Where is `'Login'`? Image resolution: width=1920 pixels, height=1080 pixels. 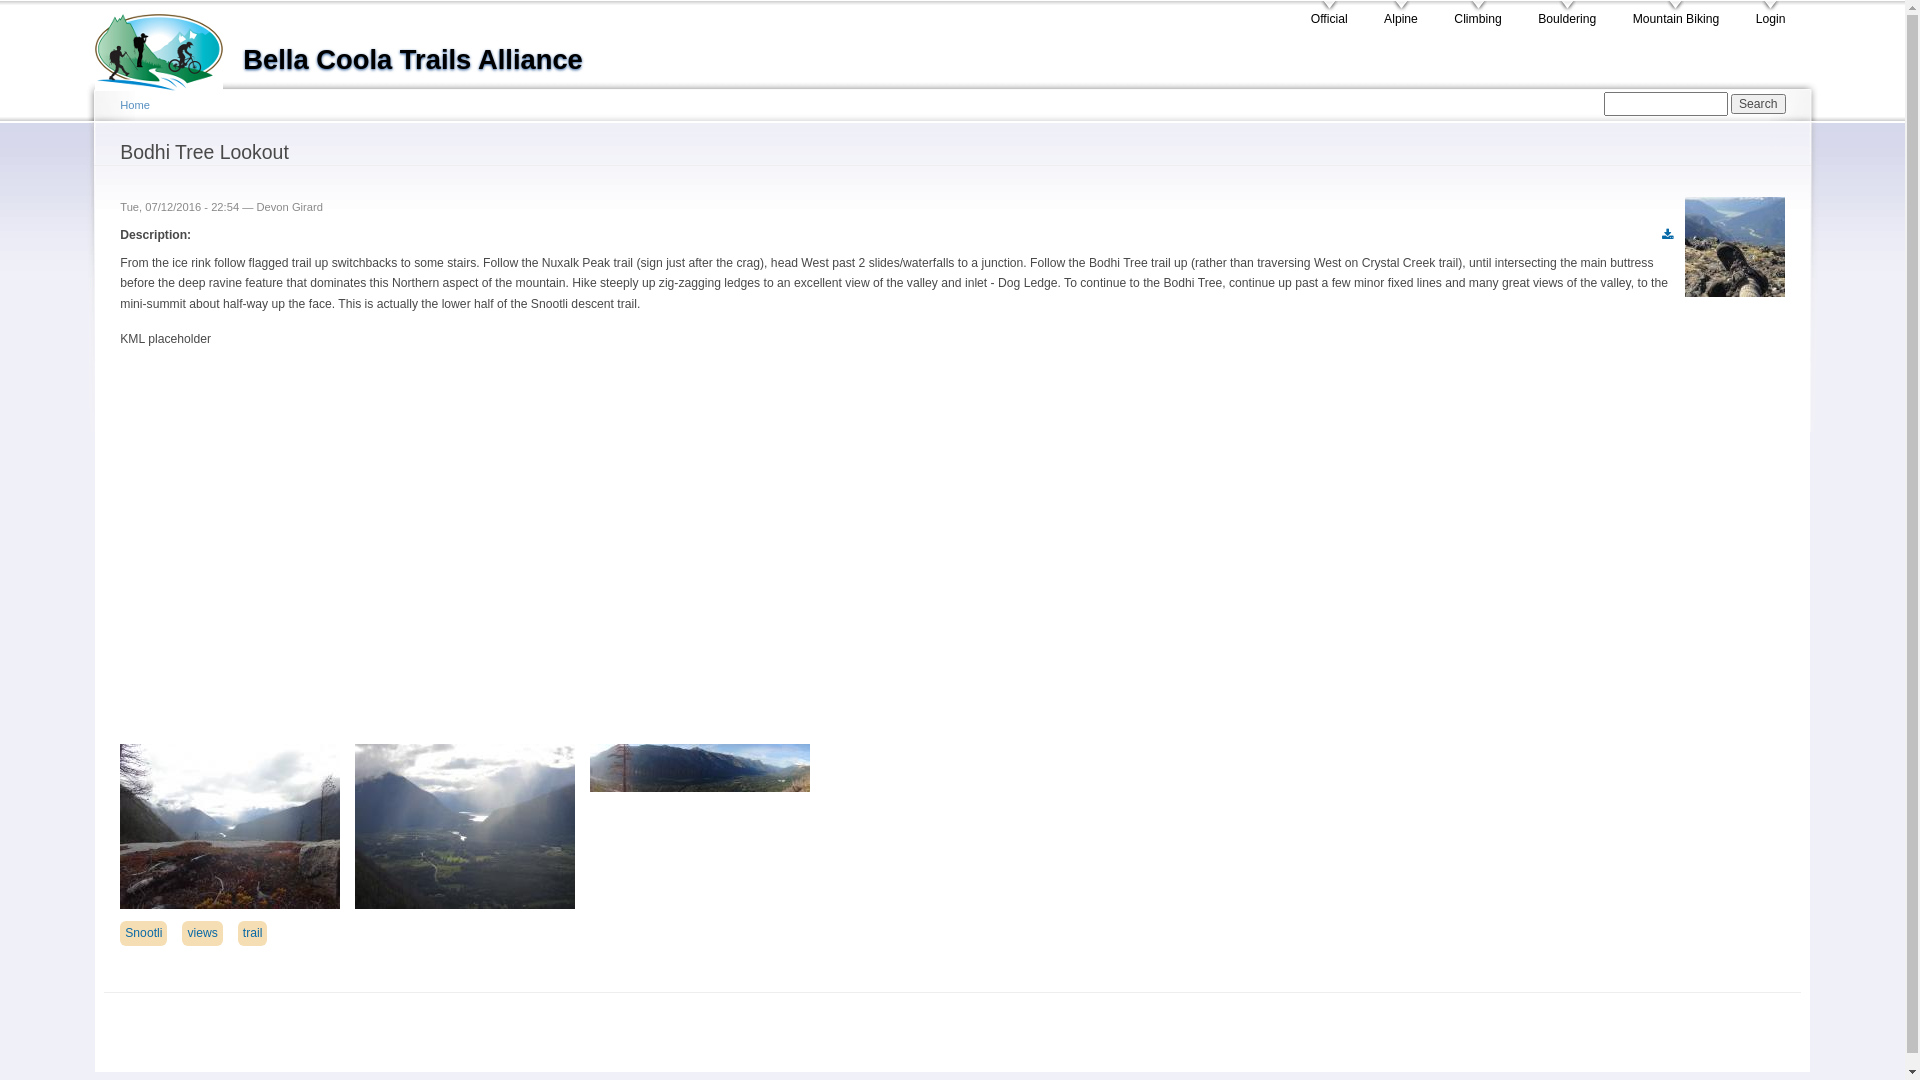
'Login' is located at coordinates (1771, 15).